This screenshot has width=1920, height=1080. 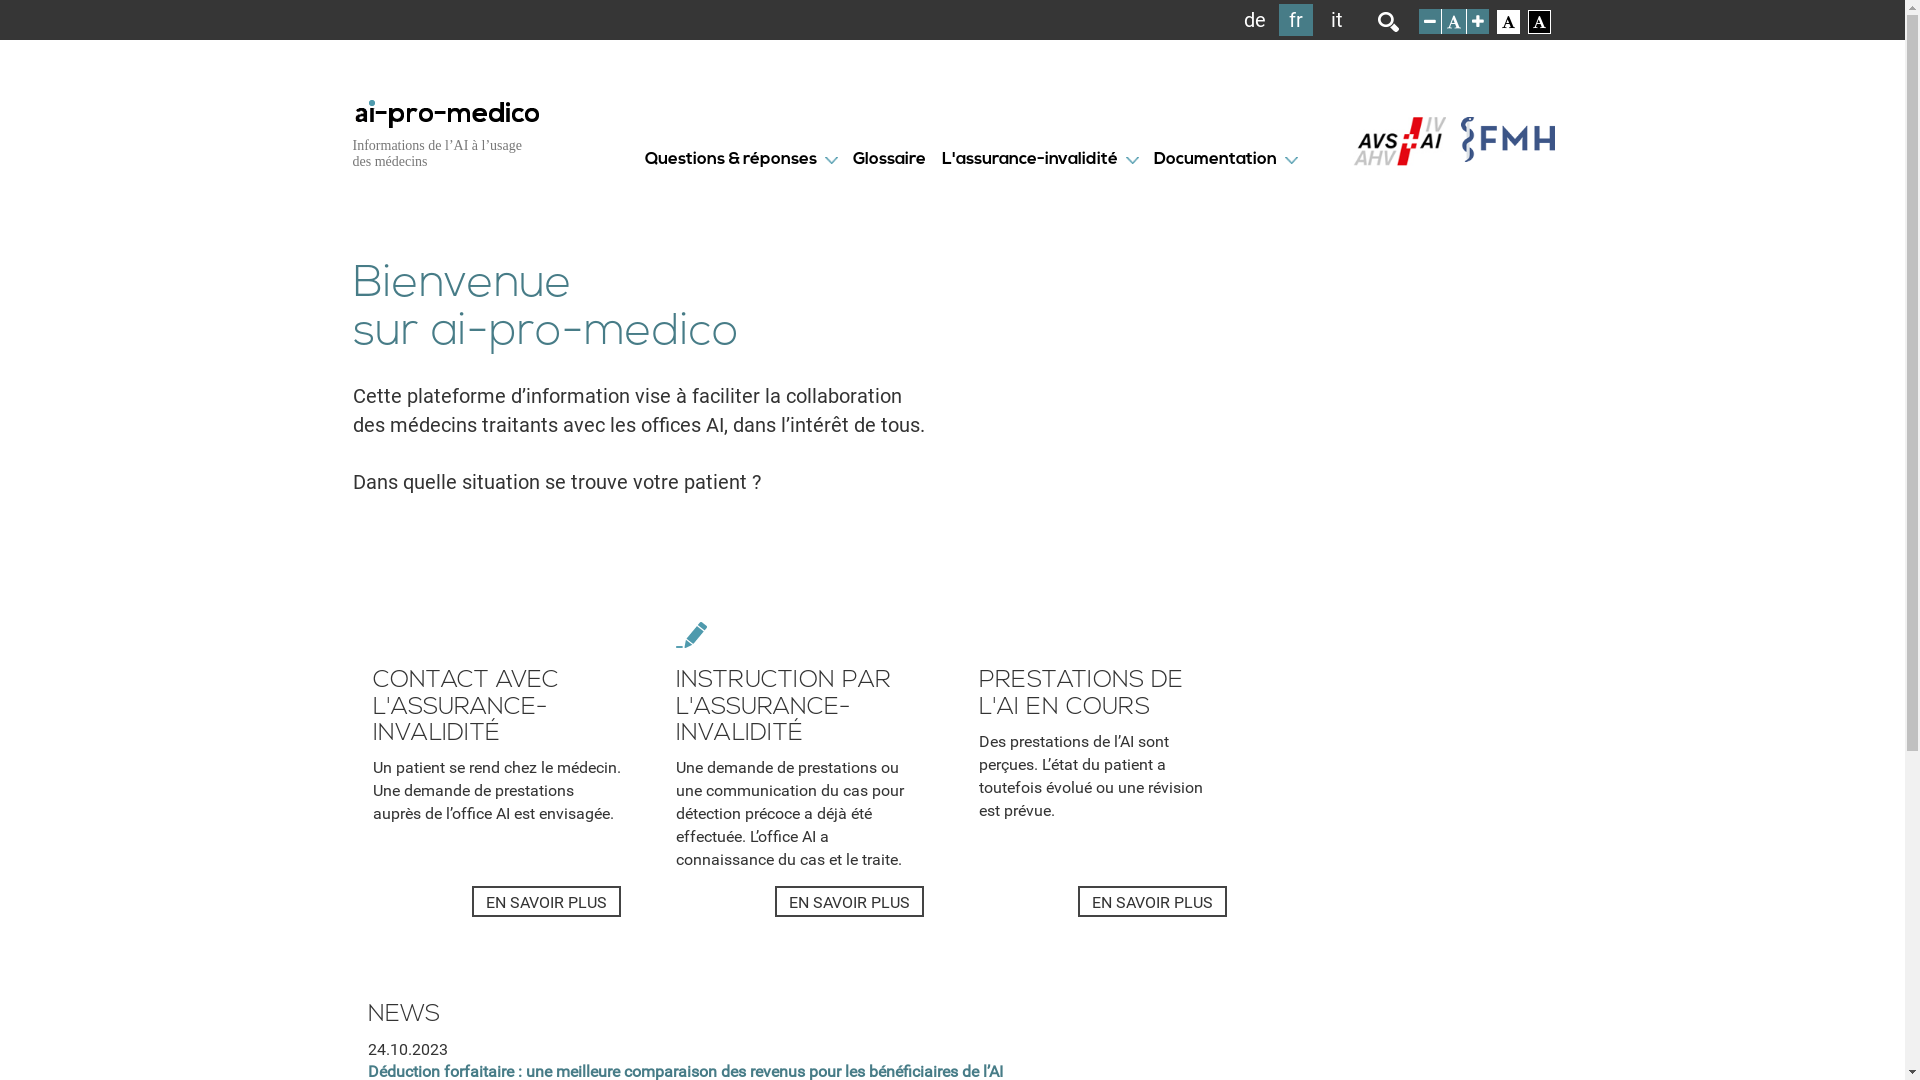 What do you see at coordinates (1253, 19) in the screenshot?
I see `'de'` at bounding box center [1253, 19].